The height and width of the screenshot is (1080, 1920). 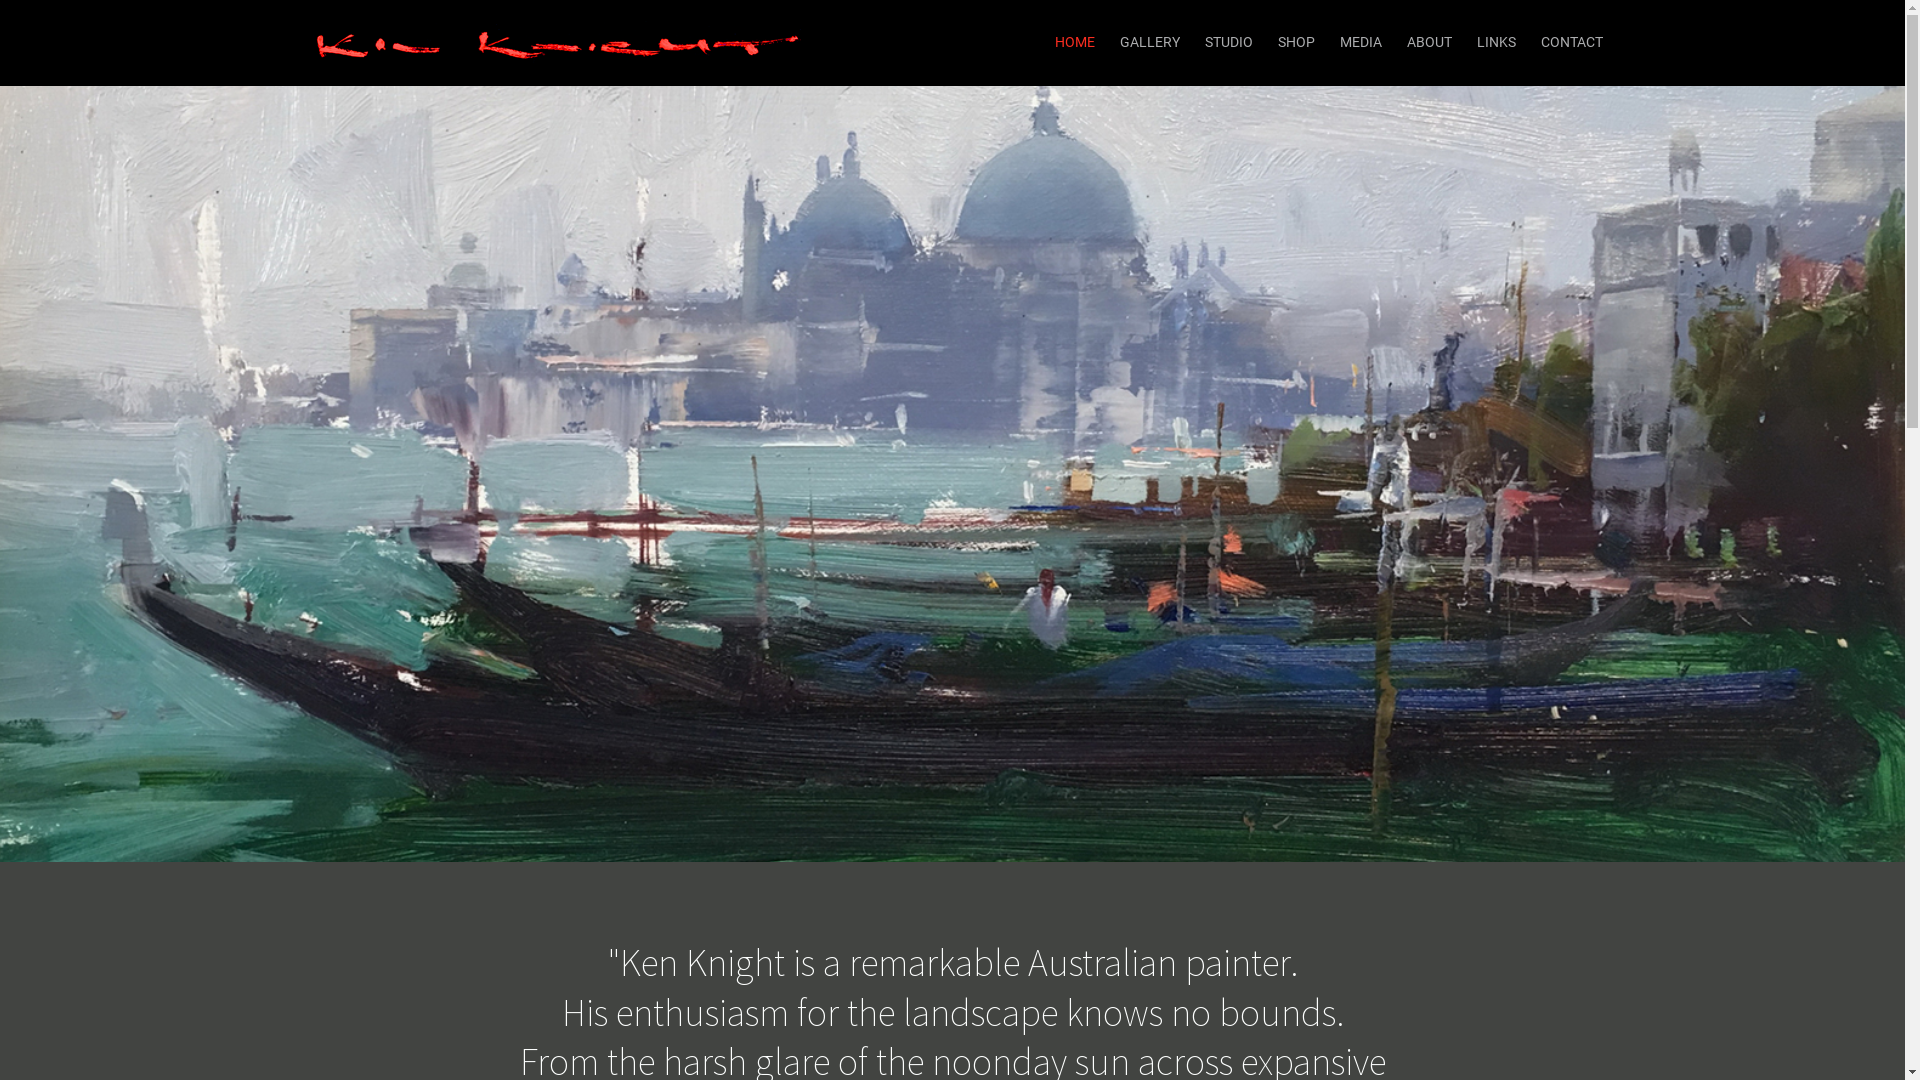 What do you see at coordinates (1150, 42) in the screenshot?
I see `'GALLERY'` at bounding box center [1150, 42].